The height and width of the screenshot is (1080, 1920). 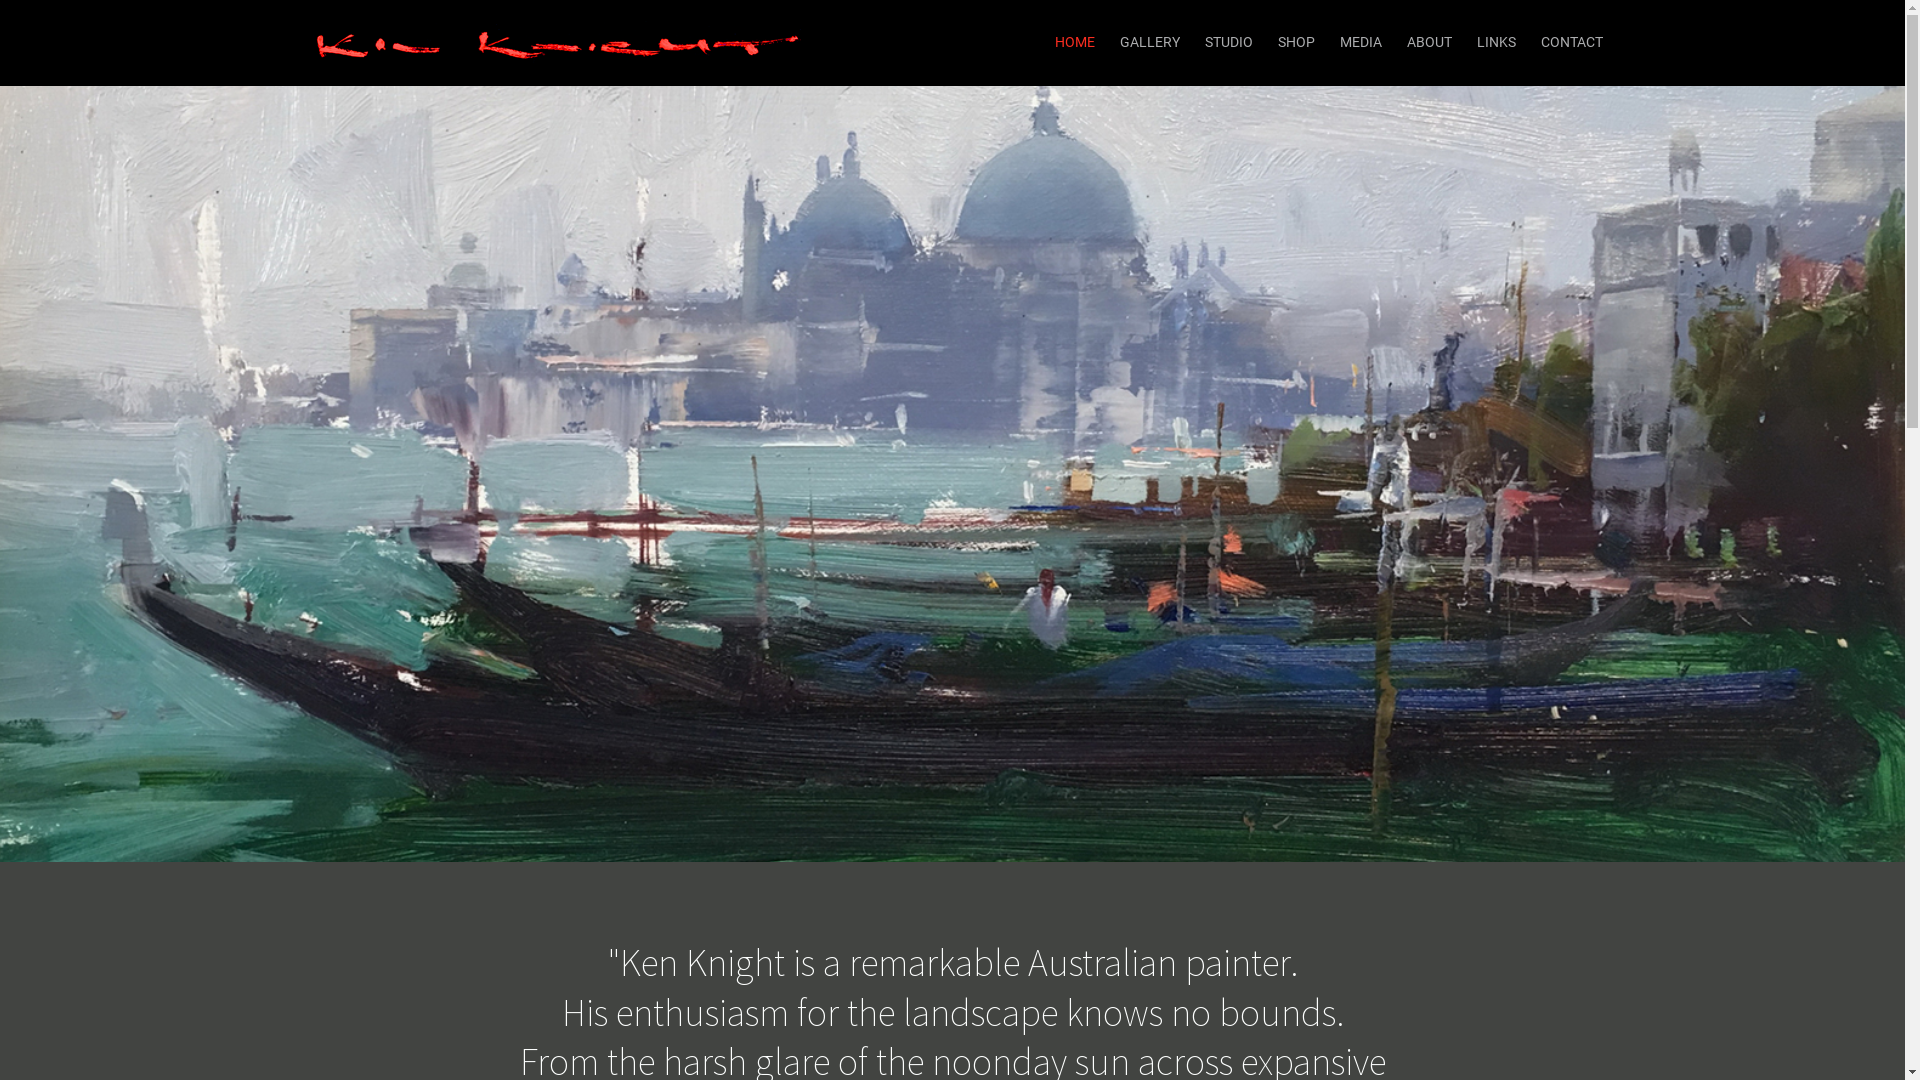 What do you see at coordinates (1150, 42) in the screenshot?
I see `'GALLERY'` at bounding box center [1150, 42].